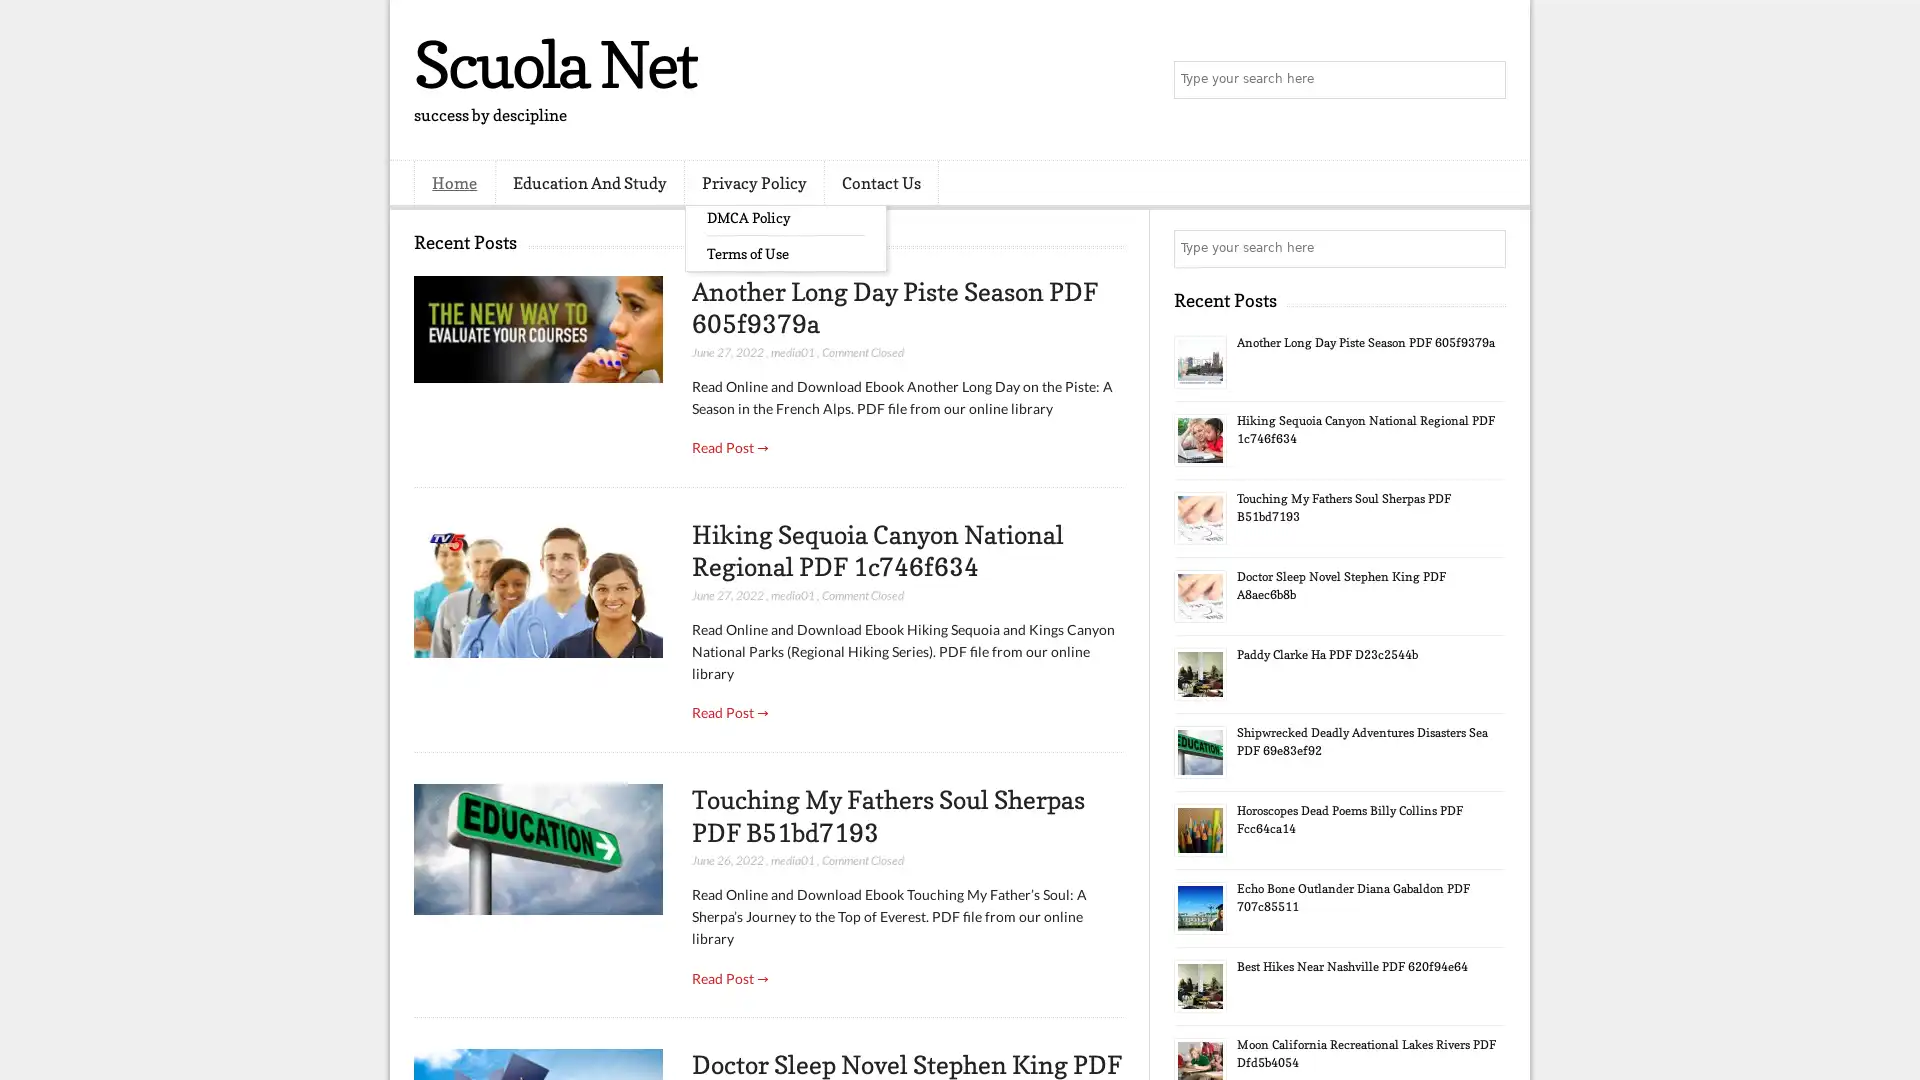 This screenshot has width=1920, height=1080. I want to click on Search, so click(1485, 80).